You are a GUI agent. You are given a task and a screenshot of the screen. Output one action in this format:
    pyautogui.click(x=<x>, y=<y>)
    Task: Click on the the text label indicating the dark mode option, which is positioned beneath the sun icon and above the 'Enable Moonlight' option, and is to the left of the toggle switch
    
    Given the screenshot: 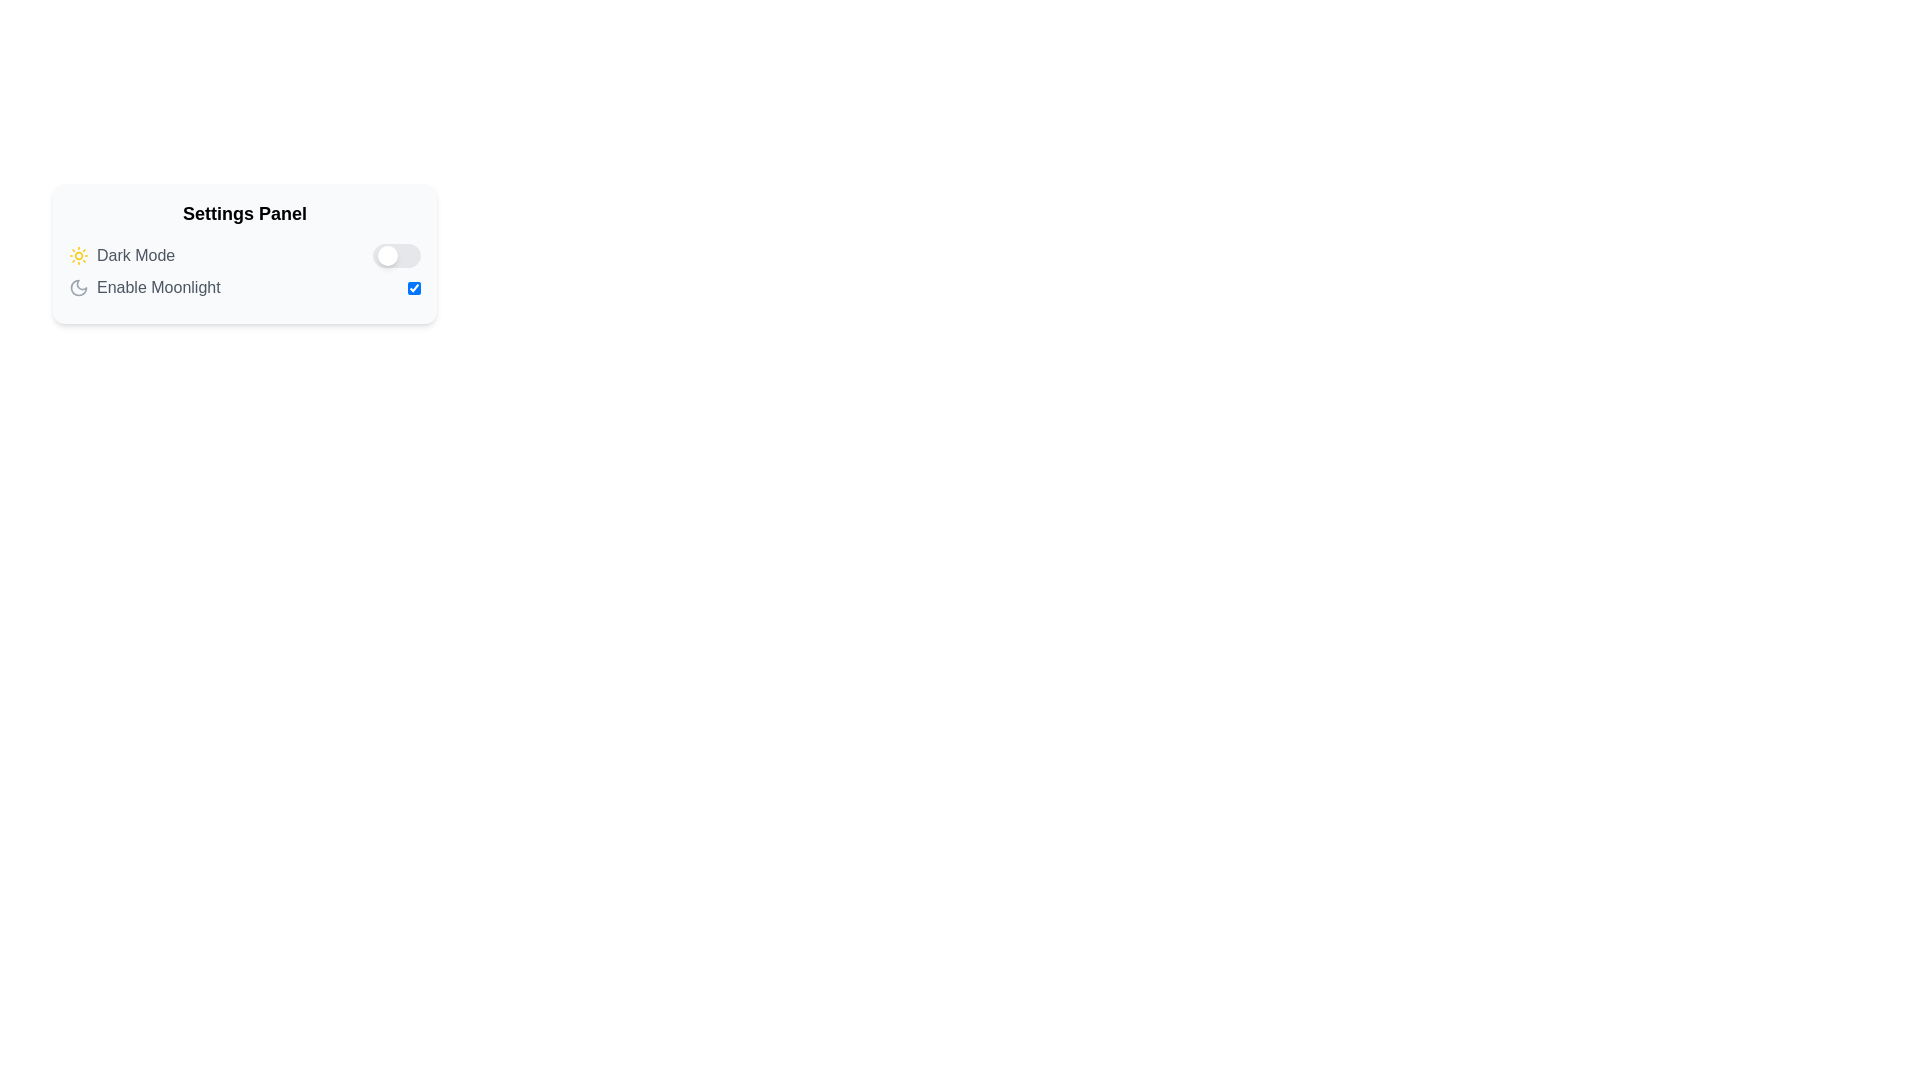 What is the action you would take?
    pyautogui.click(x=135, y=254)
    